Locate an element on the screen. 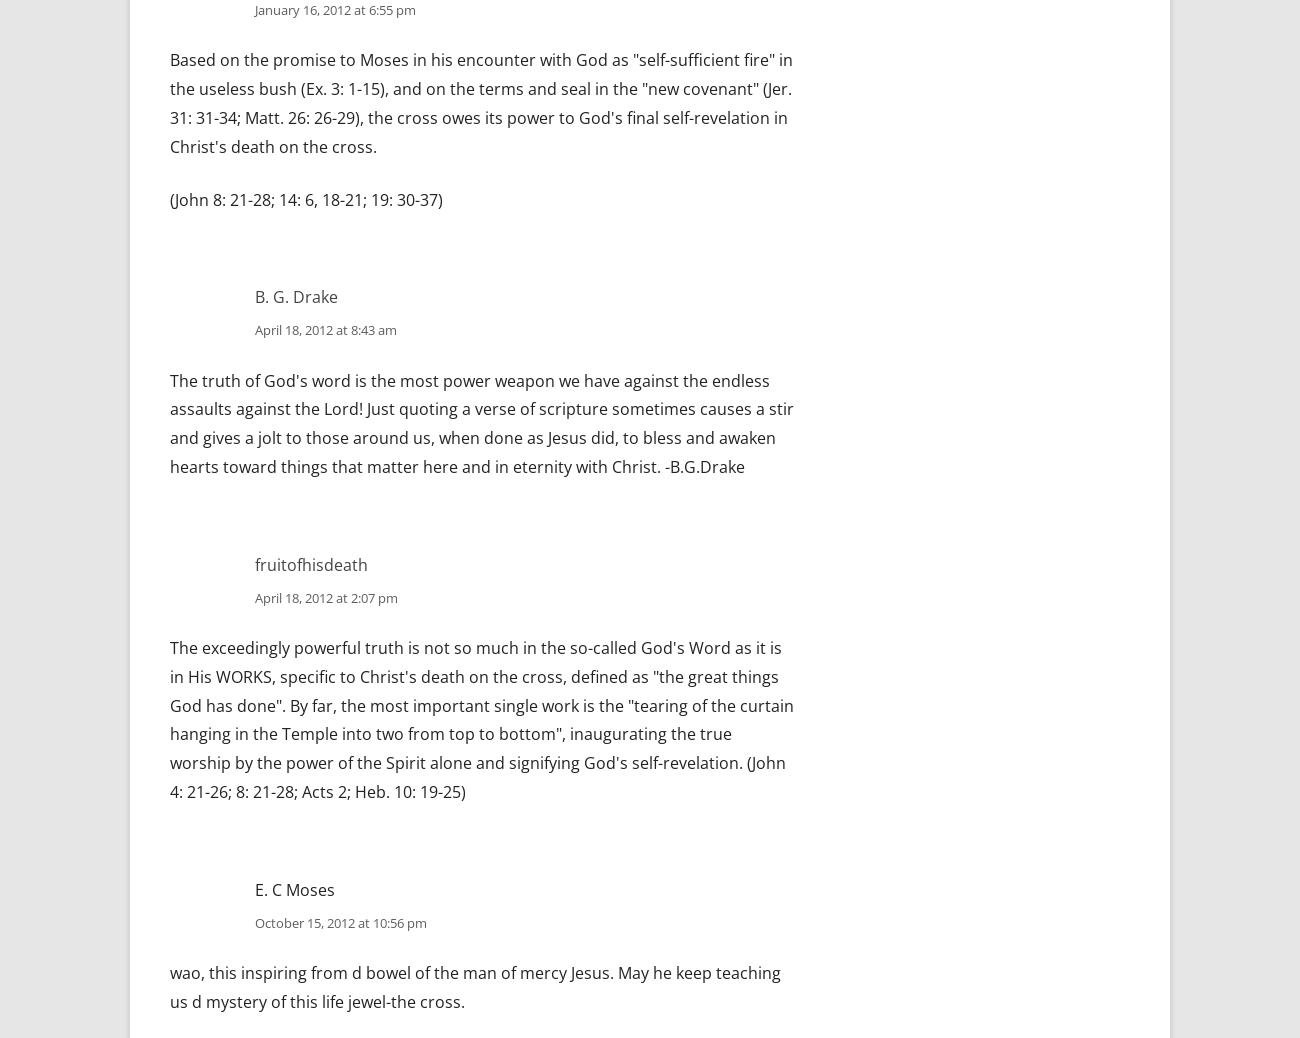 This screenshot has height=1038, width=1300. 'January 16, 2012 at 6:55 pm' is located at coordinates (334, 8).